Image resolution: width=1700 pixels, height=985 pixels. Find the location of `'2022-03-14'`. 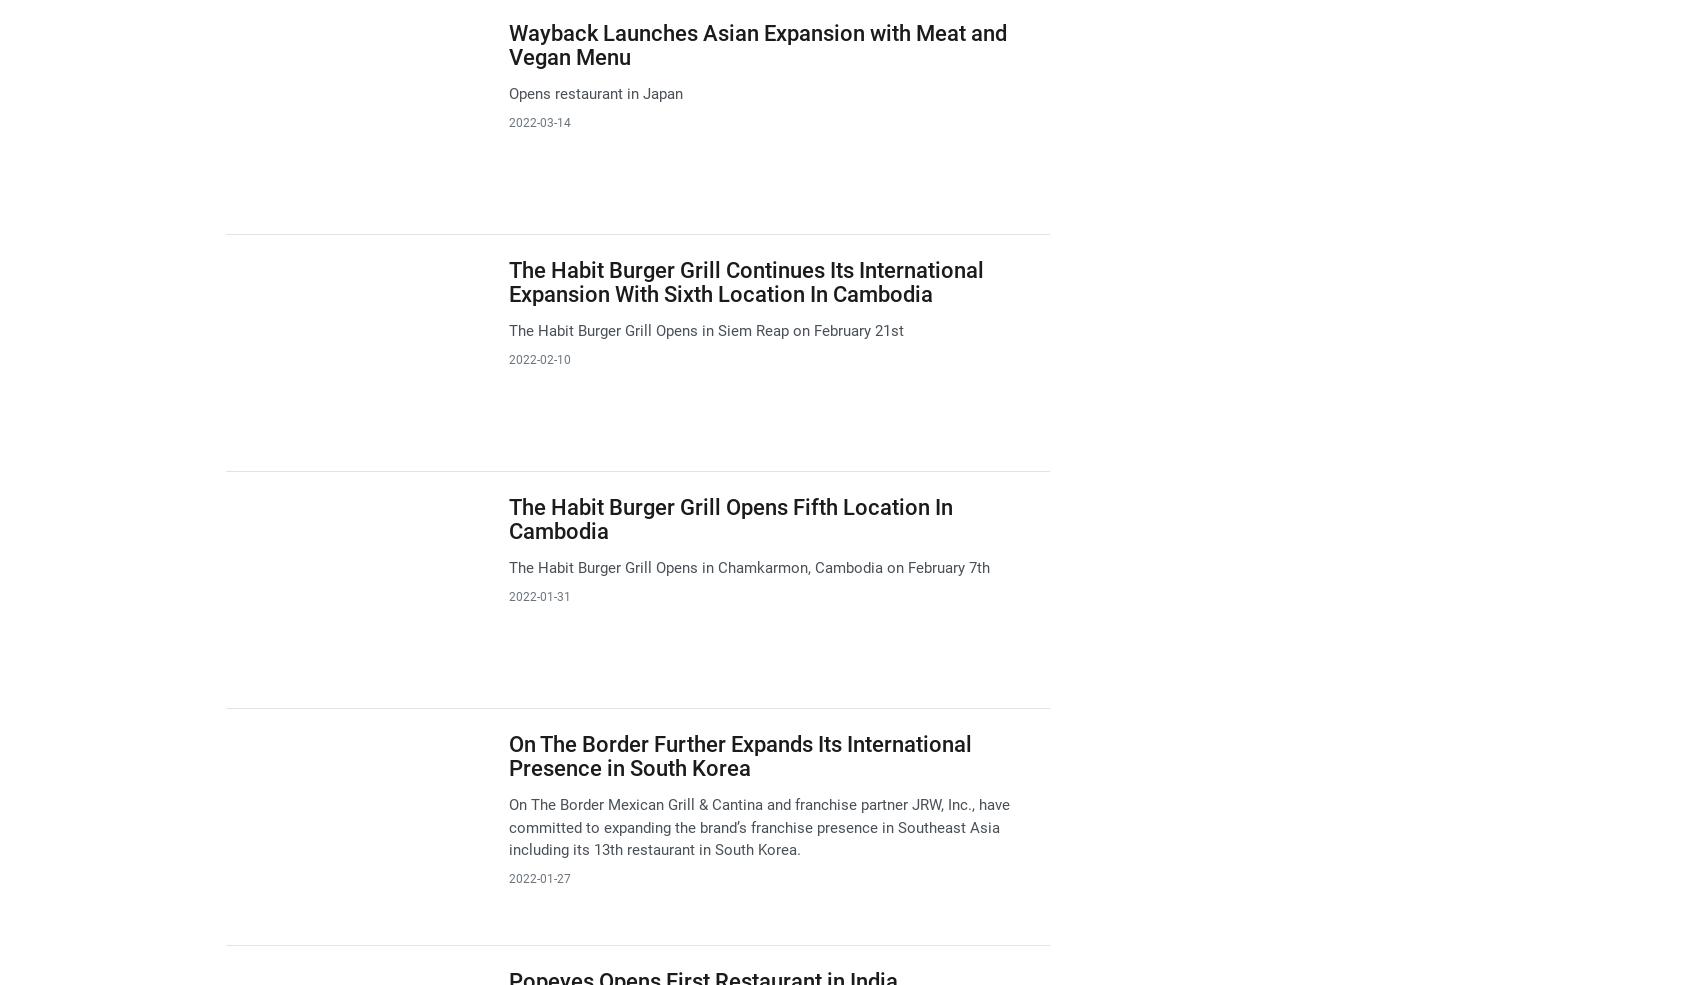

'2022-03-14' is located at coordinates (538, 122).